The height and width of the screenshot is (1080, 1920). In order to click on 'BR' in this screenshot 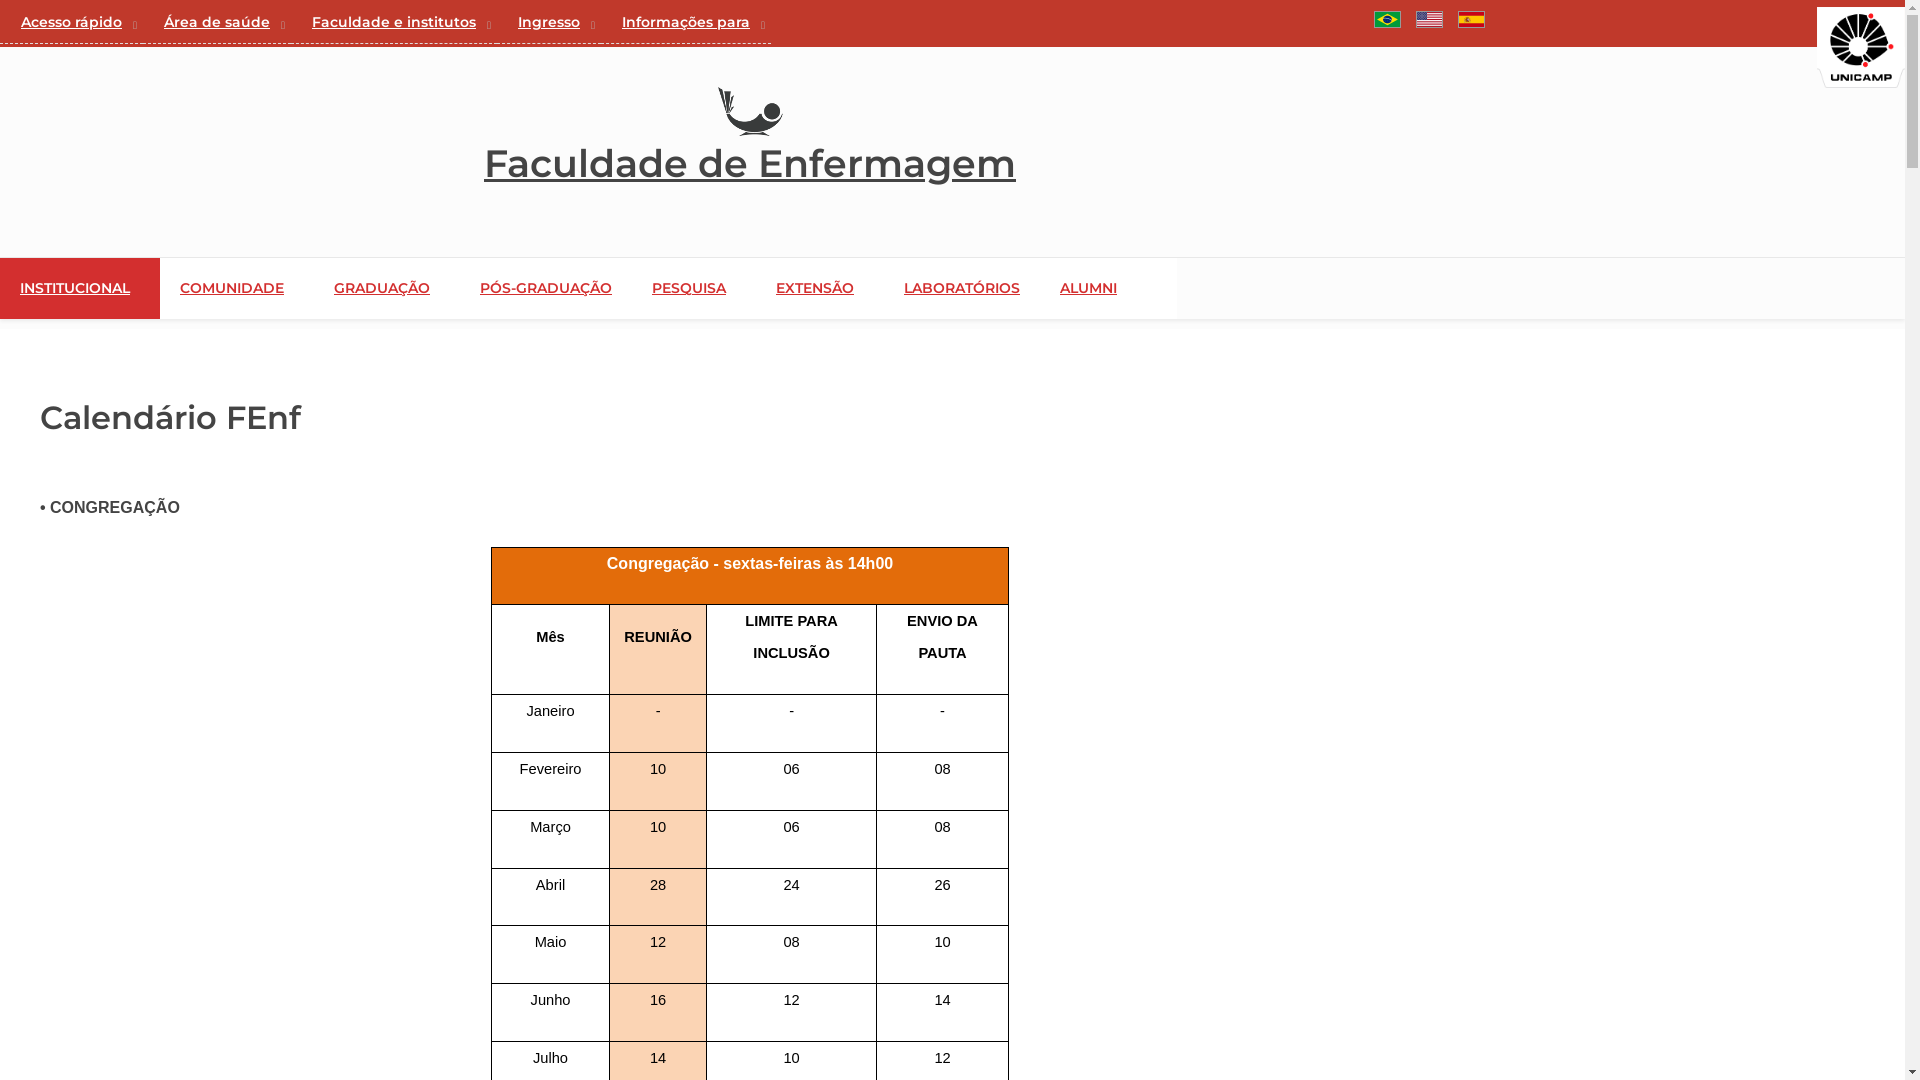, I will do `click(1386, 19)`.